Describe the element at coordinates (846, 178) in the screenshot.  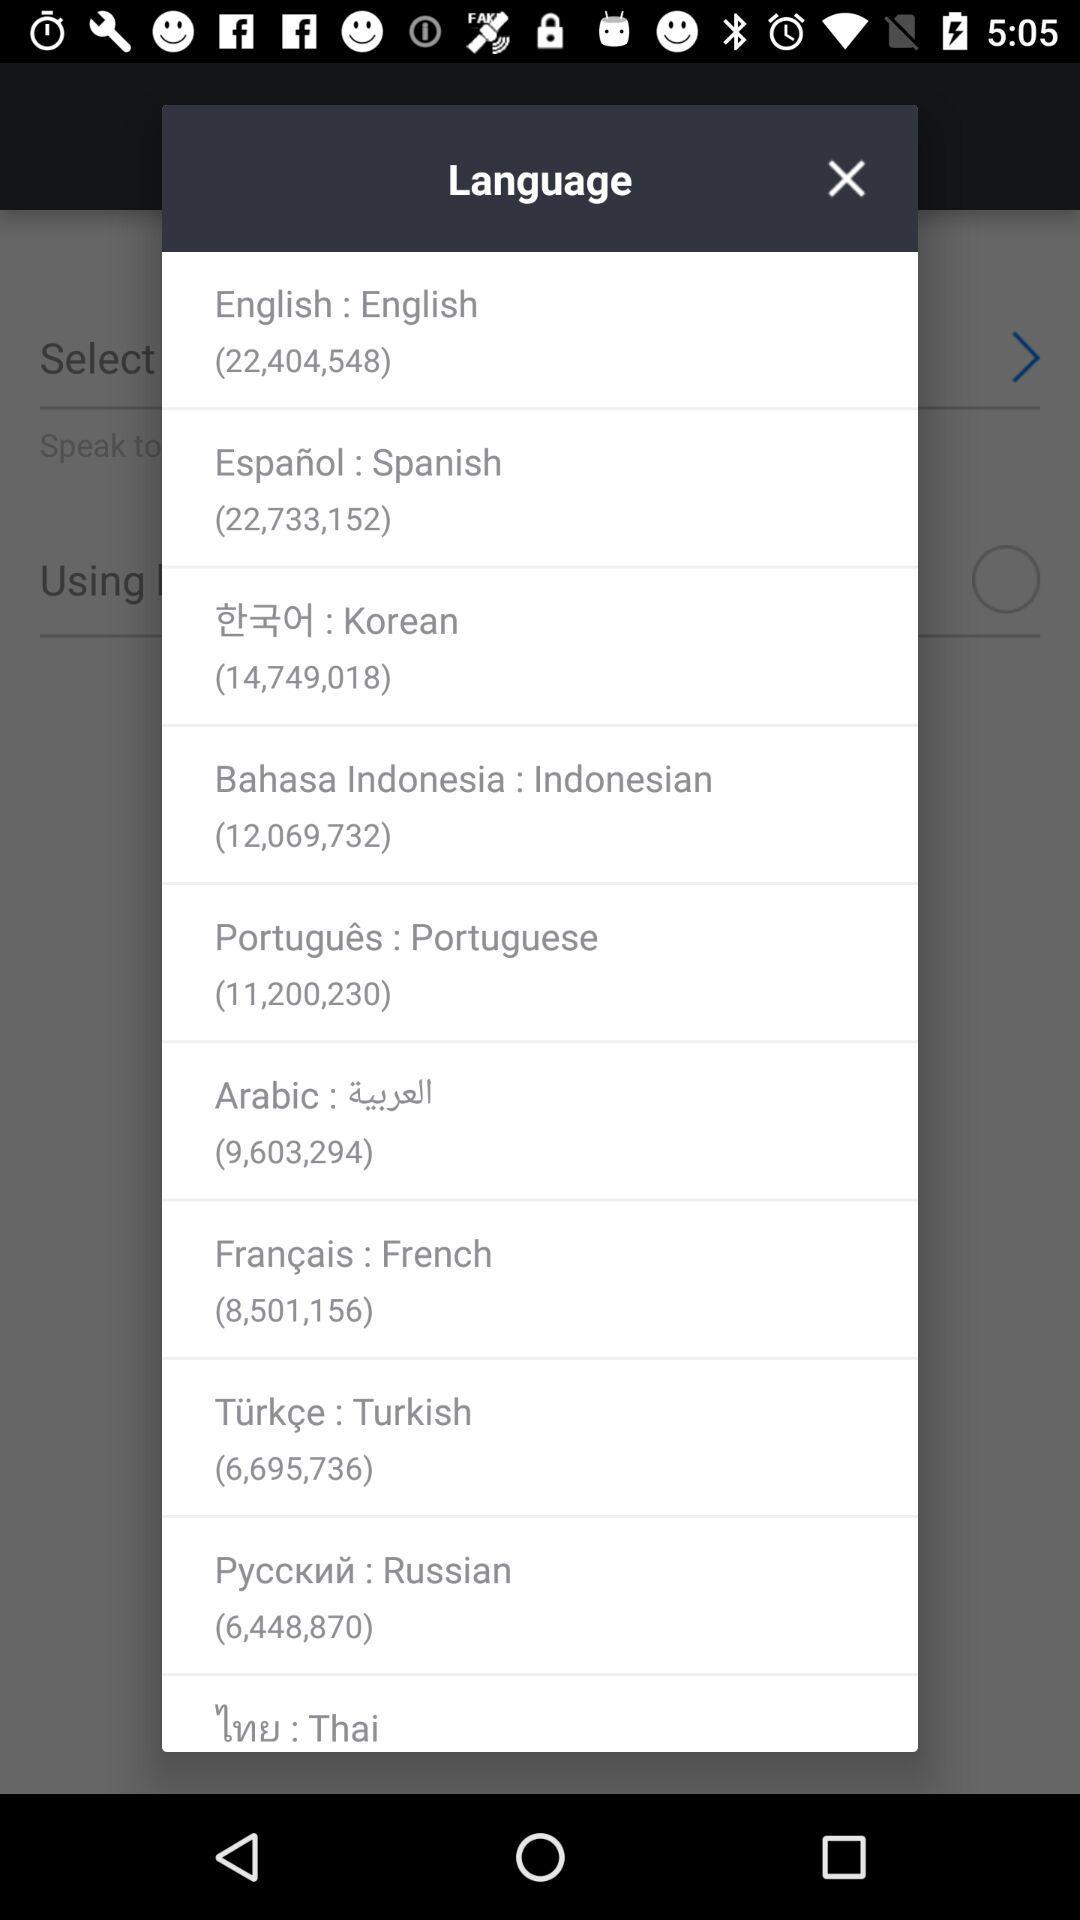
I see `exit the menu` at that location.